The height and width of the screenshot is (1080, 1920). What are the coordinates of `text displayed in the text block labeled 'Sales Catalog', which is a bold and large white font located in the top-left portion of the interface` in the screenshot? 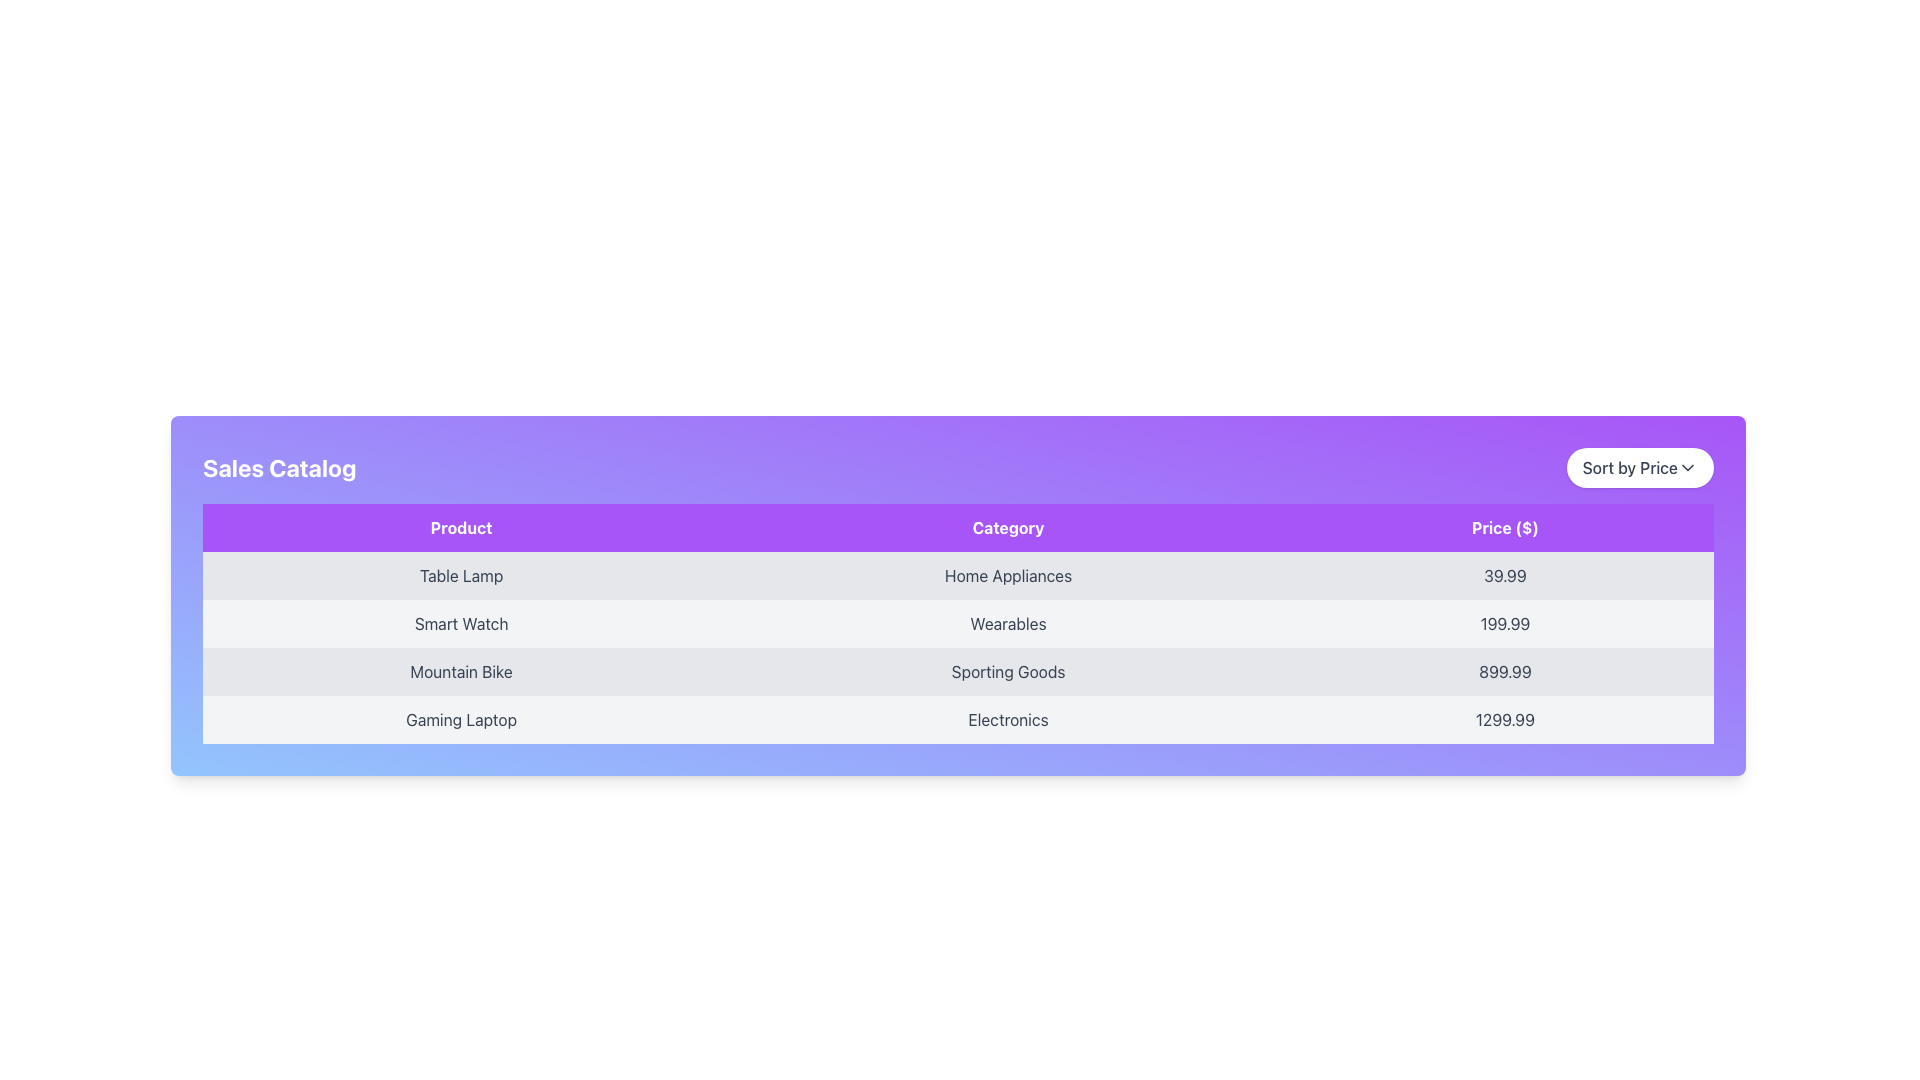 It's located at (278, 467).